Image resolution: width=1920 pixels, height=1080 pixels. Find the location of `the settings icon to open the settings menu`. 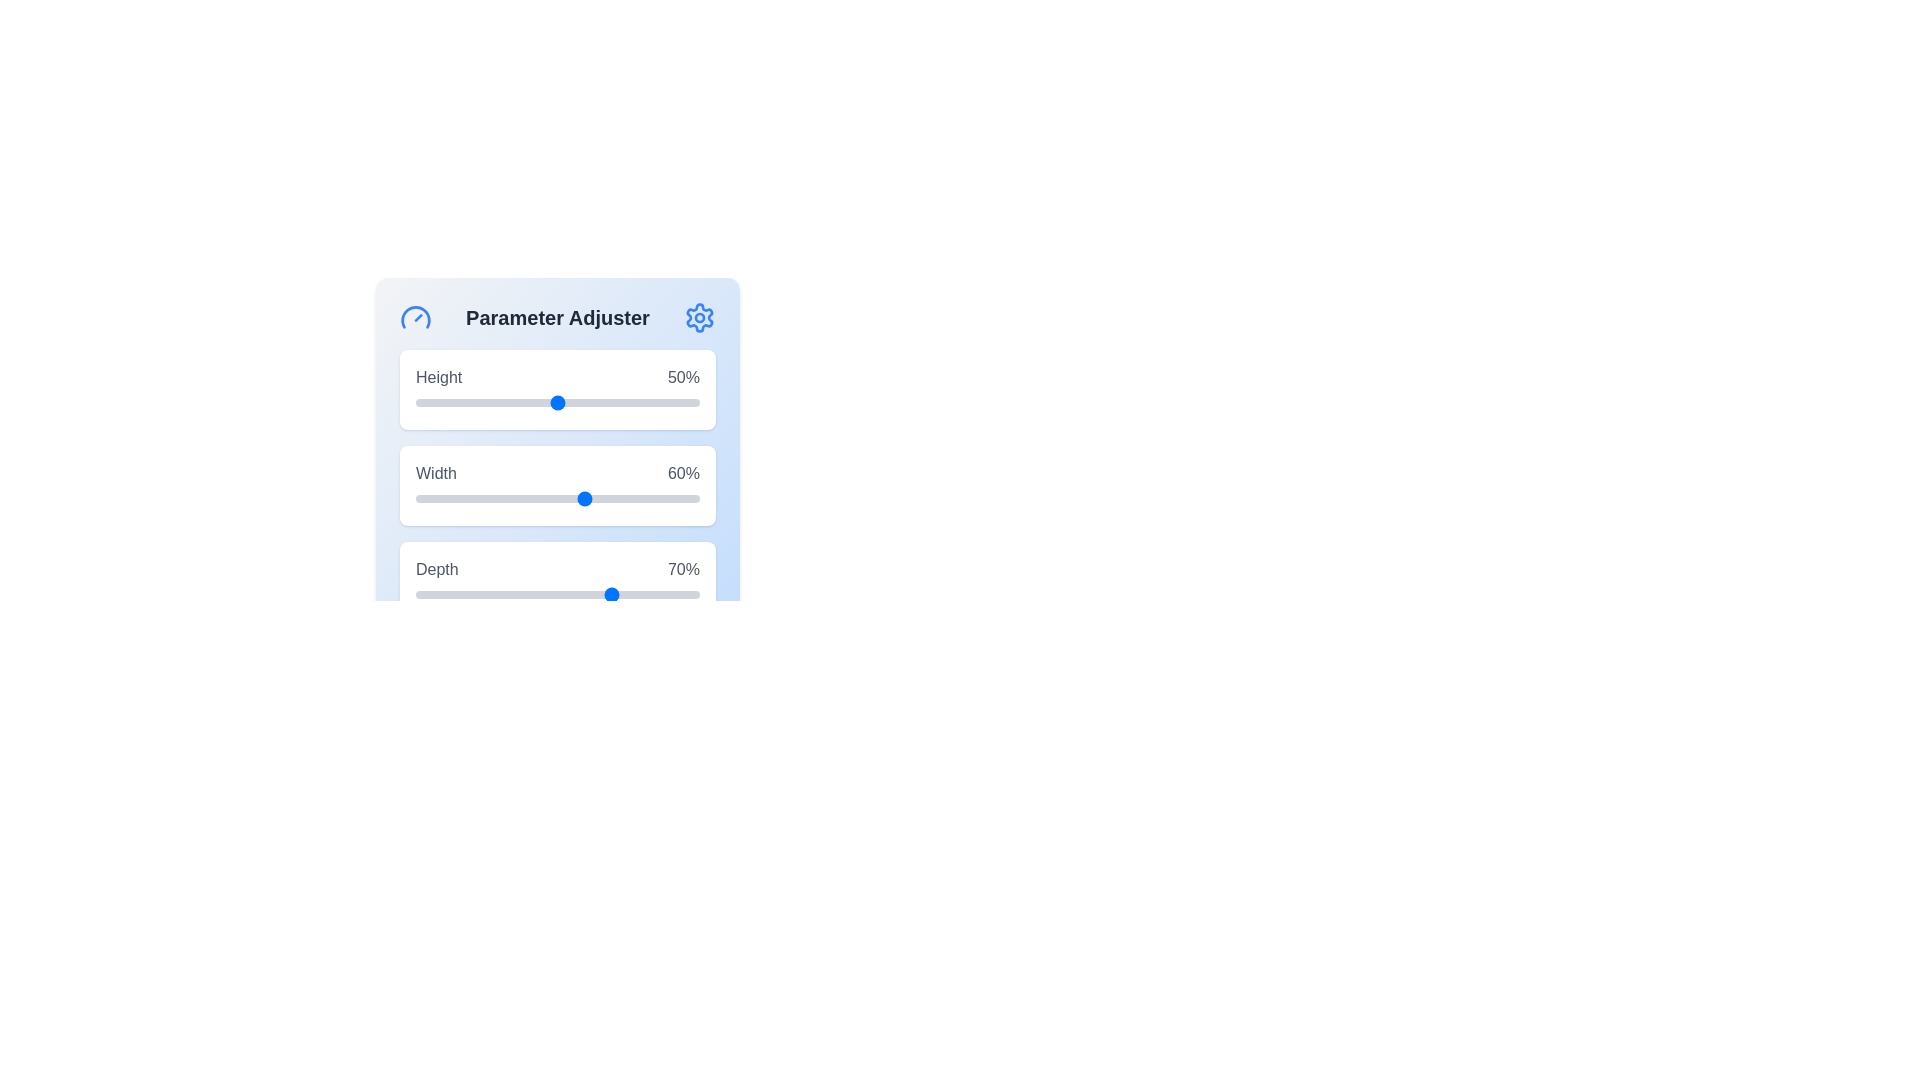

the settings icon to open the settings menu is located at coordinates (700, 316).